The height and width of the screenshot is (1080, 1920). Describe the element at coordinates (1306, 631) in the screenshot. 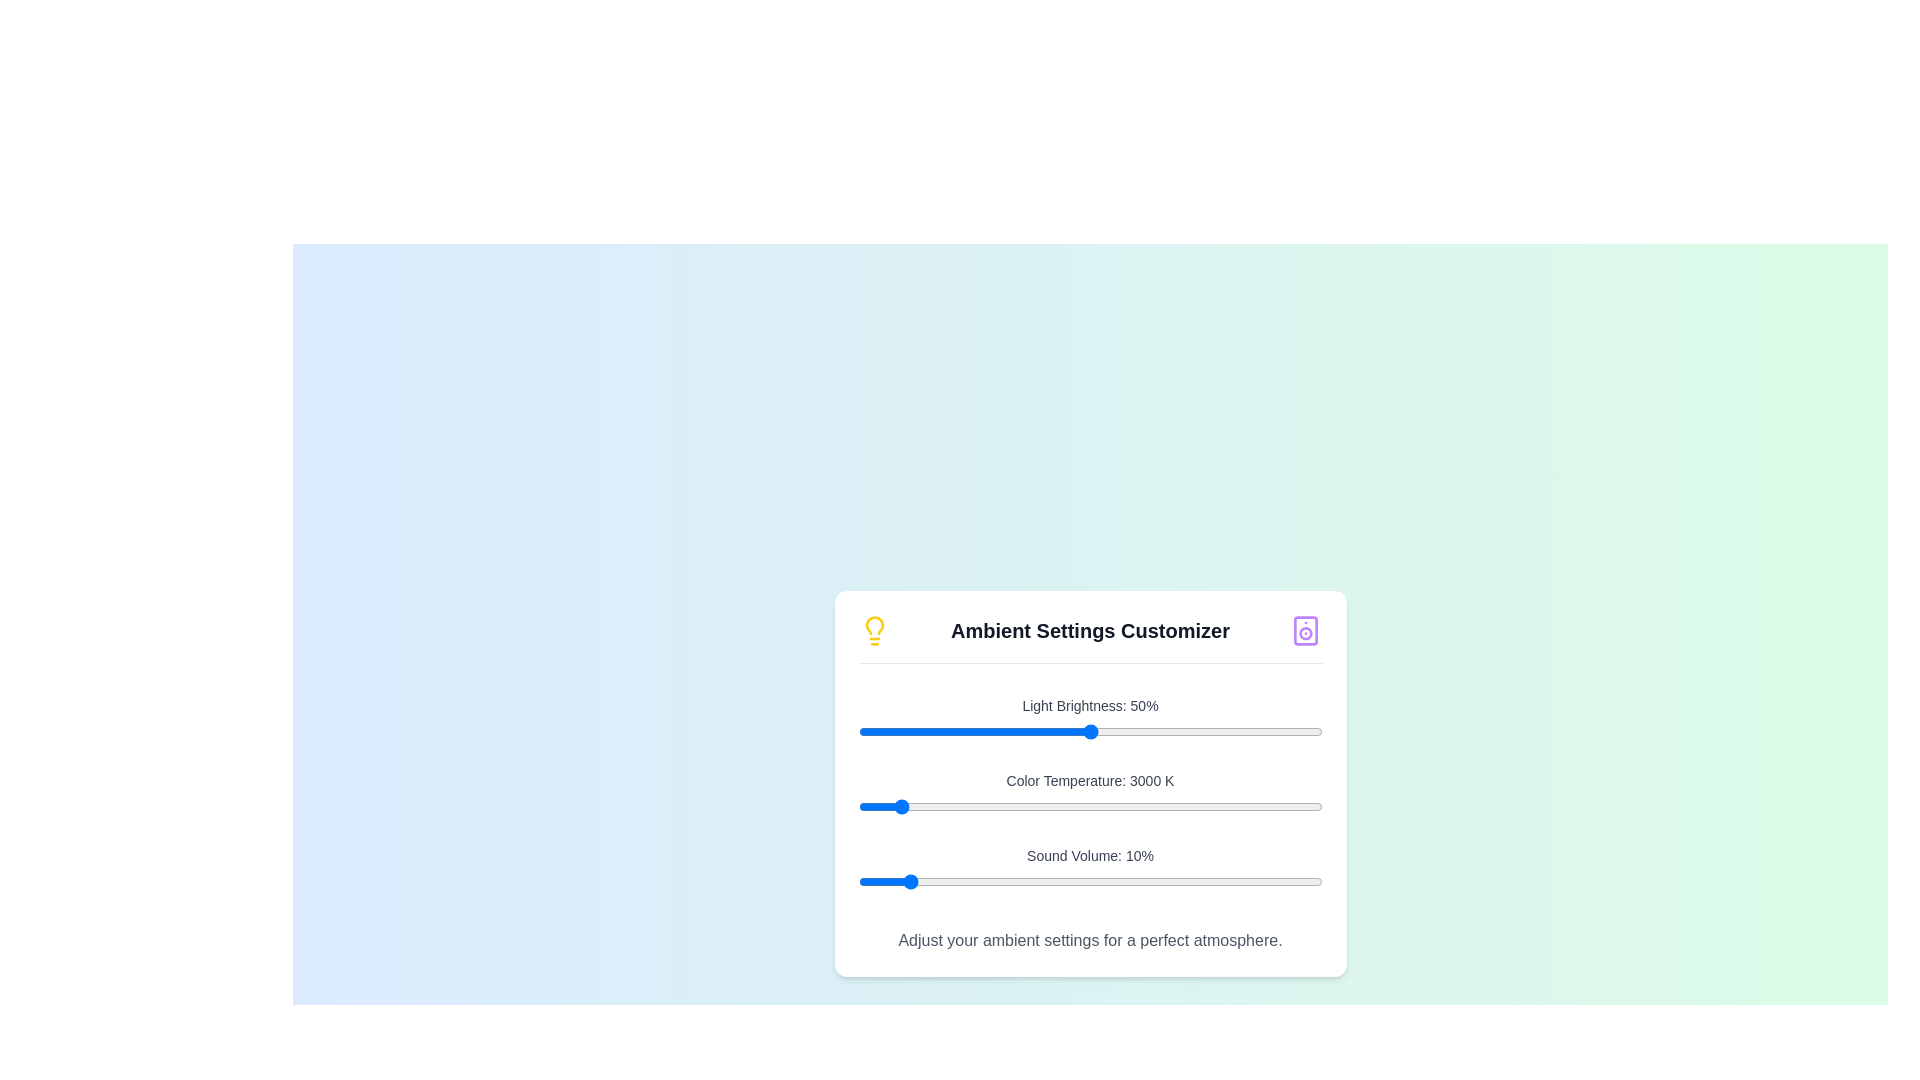

I see `the sound settings icon located in the upper-right corner of the 'Ambient Settings Customizer' section, which is the last icon in the header` at that location.